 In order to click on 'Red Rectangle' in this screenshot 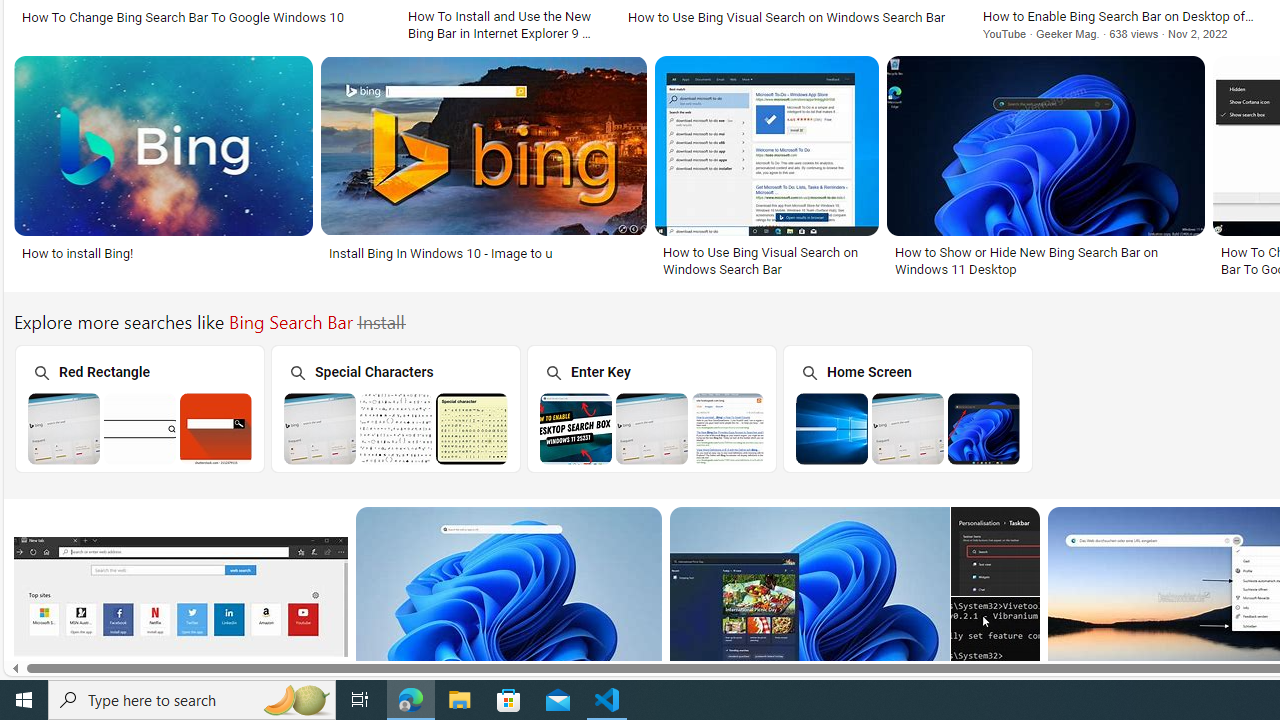, I will do `click(137, 407)`.